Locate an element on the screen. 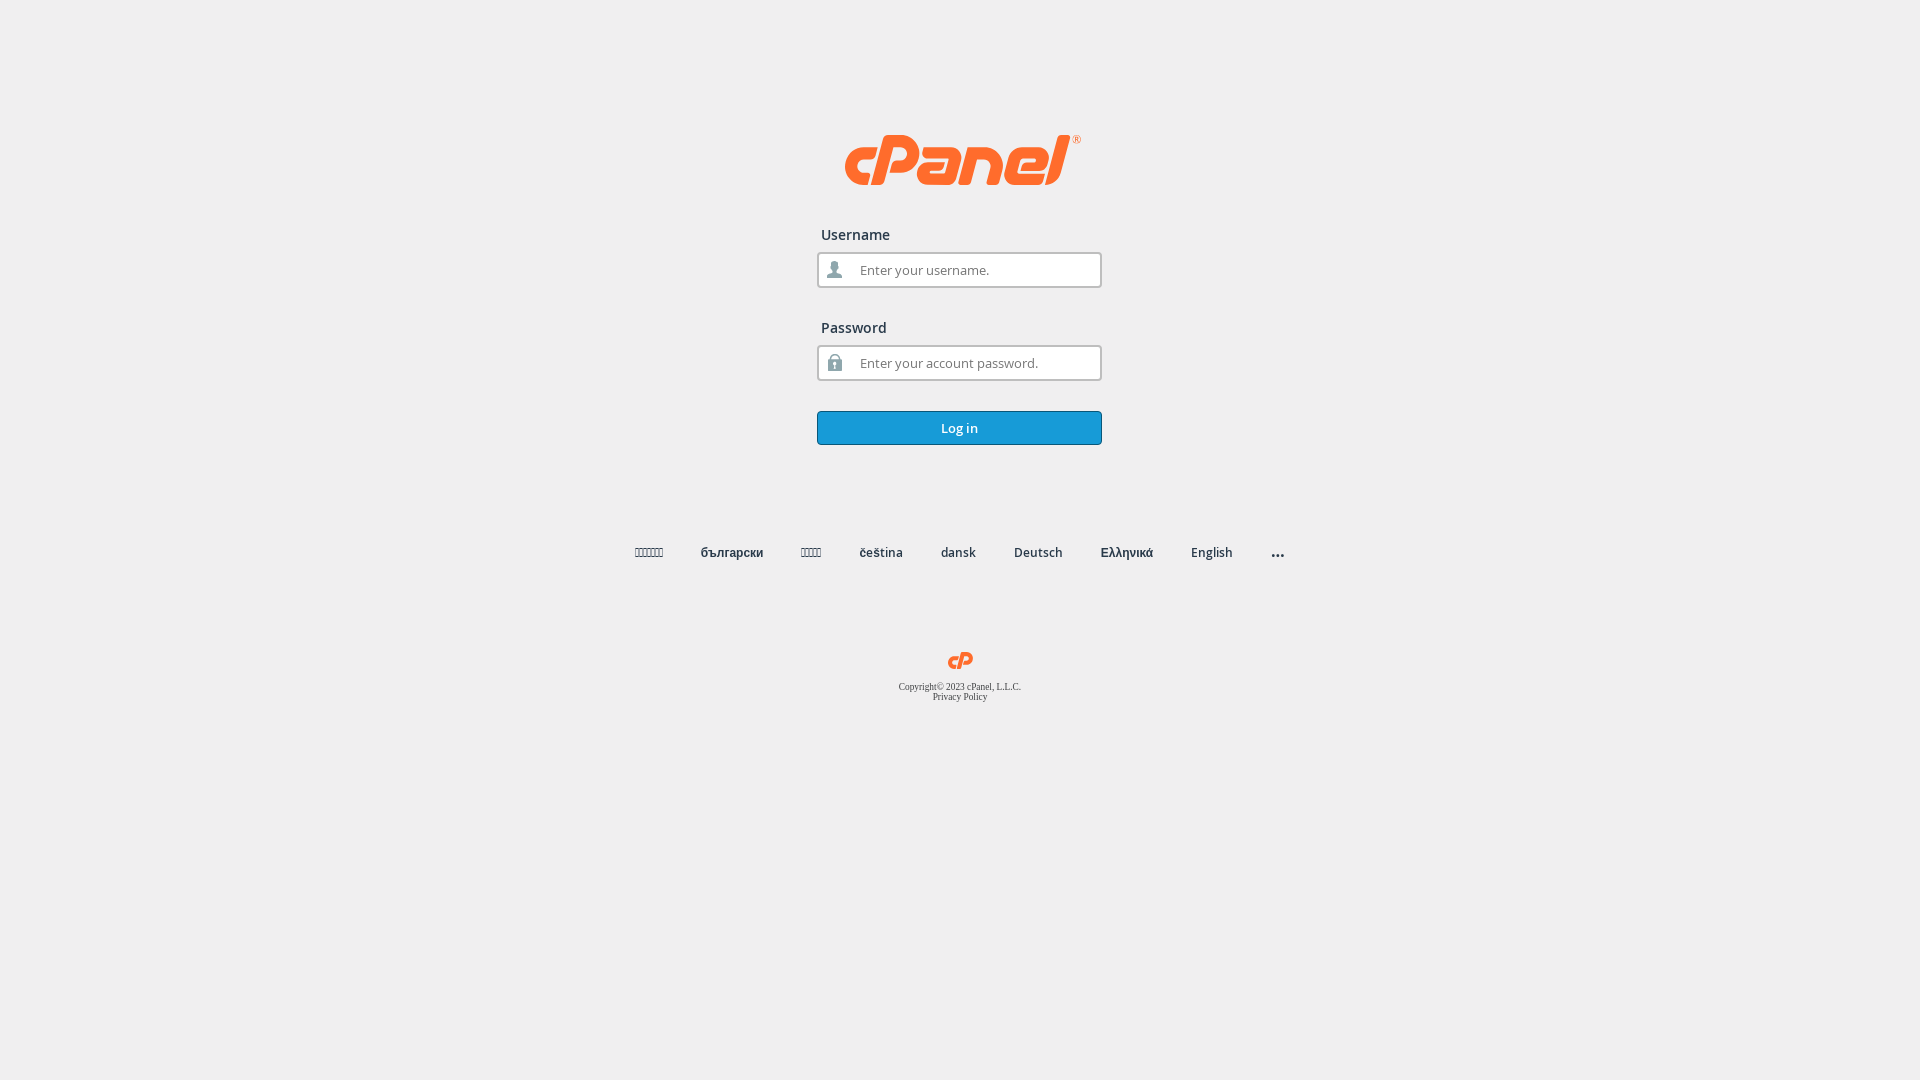 Image resolution: width=1920 pixels, height=1080 pixels. 'English' is located at coordinates (1190, 552).